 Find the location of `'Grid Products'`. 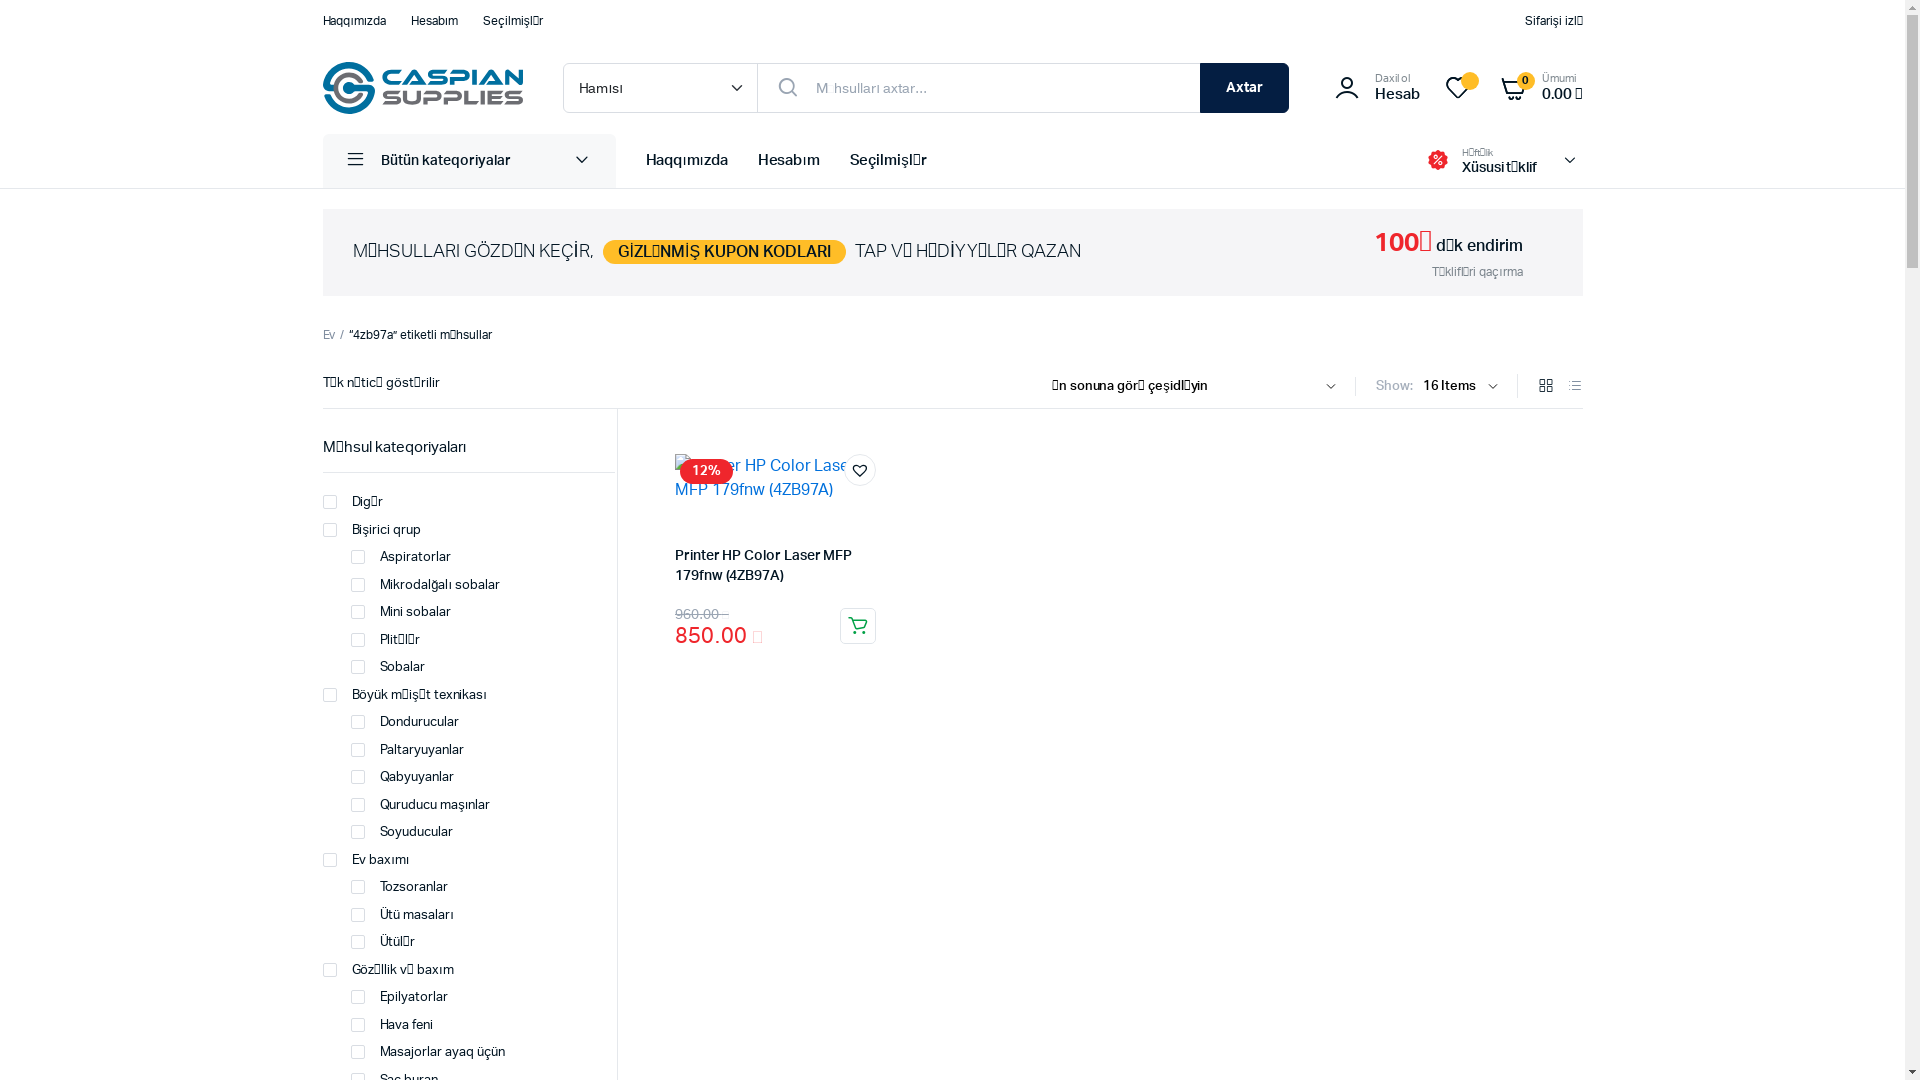

'Grid Products' is located at coordinates (1544, 387).